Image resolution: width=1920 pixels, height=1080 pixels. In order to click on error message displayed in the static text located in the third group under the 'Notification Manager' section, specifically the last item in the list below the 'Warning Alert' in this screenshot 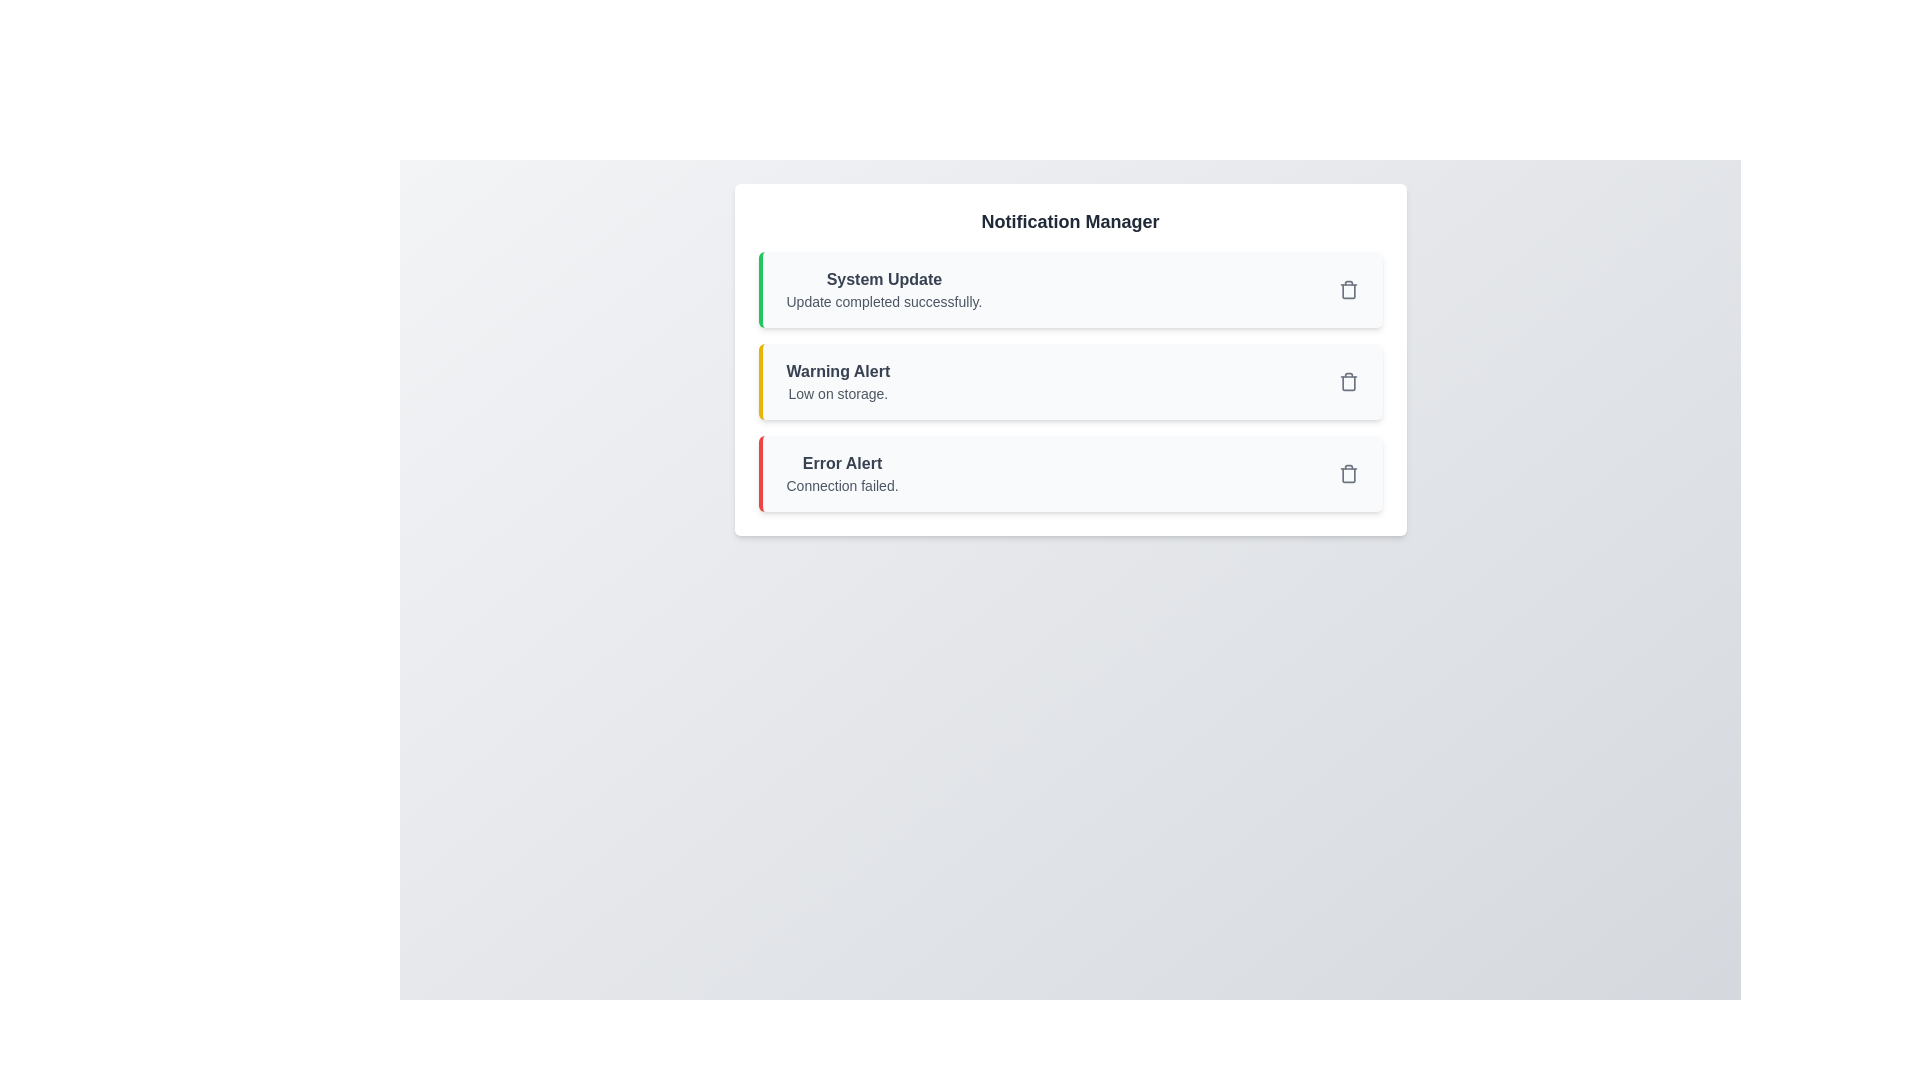, I will do `click(842, 474)`.